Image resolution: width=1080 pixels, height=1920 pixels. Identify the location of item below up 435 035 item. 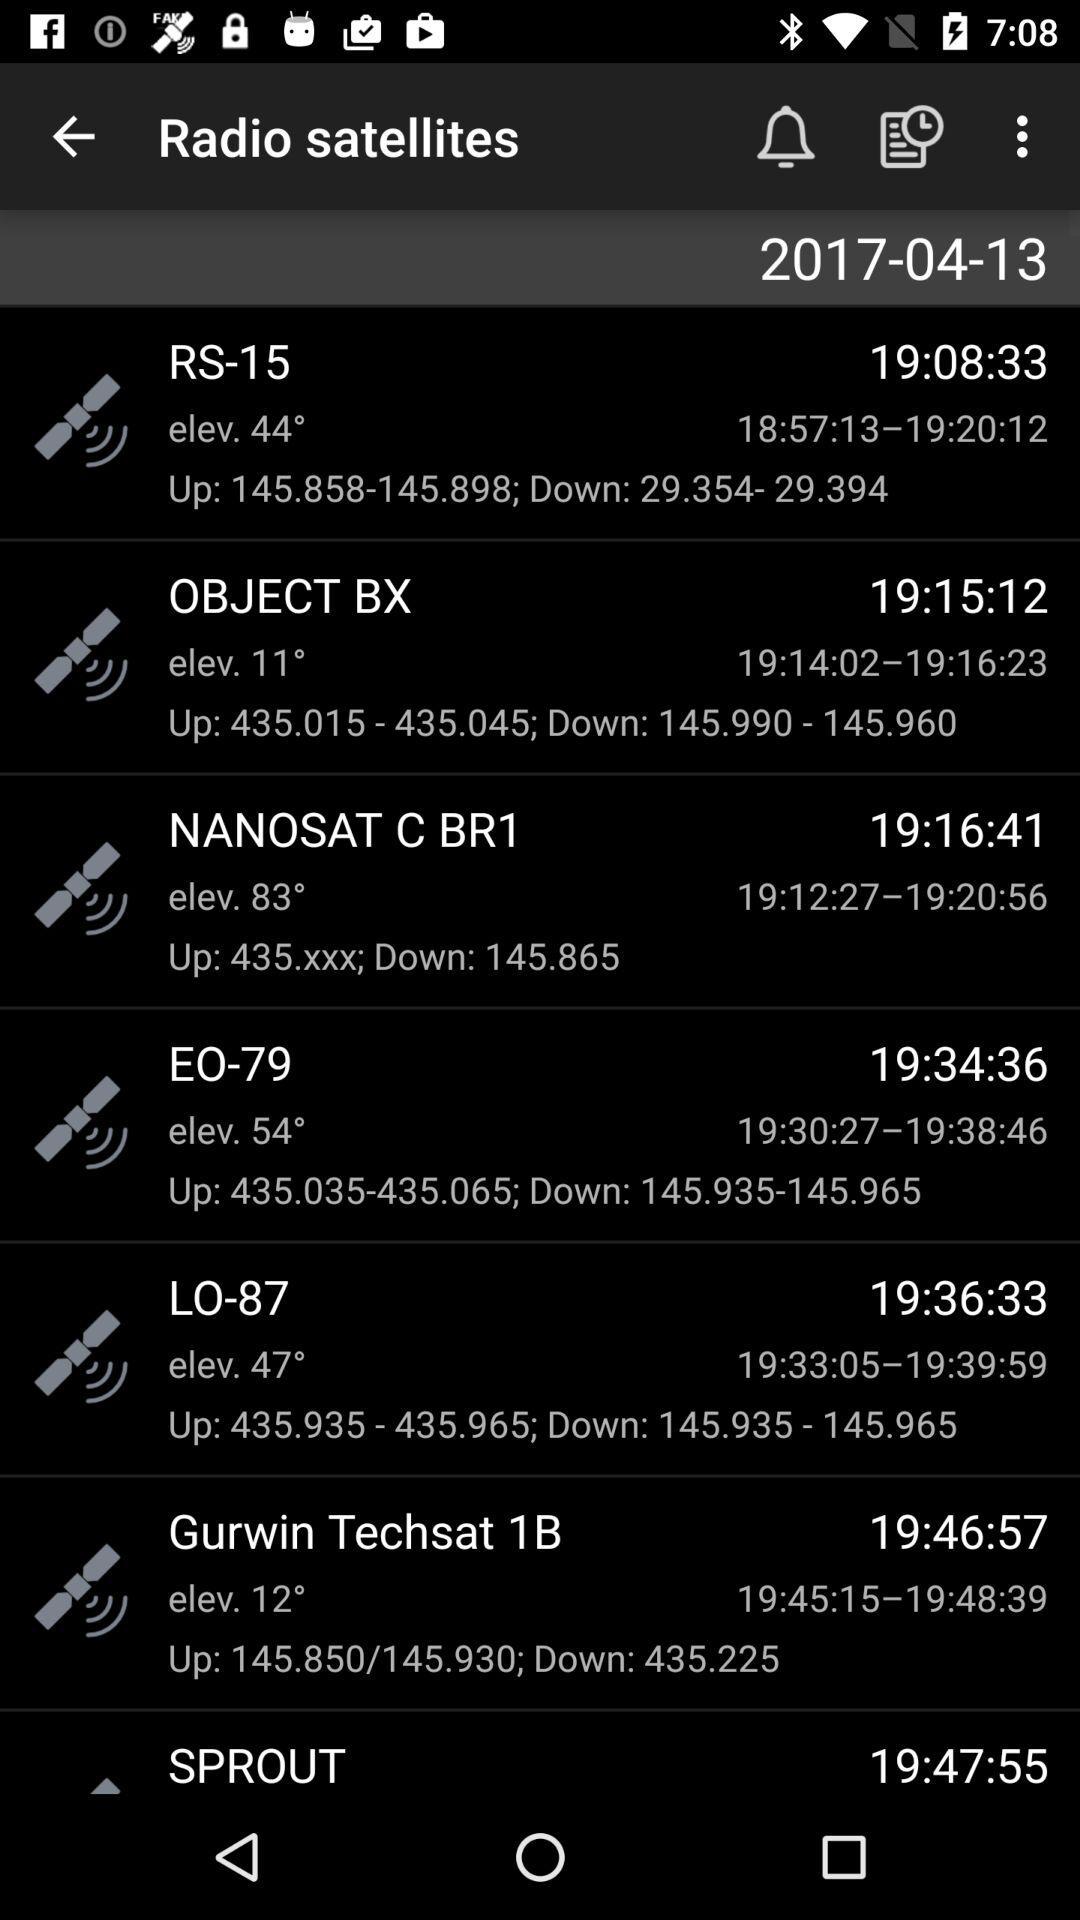
(517, 1296).